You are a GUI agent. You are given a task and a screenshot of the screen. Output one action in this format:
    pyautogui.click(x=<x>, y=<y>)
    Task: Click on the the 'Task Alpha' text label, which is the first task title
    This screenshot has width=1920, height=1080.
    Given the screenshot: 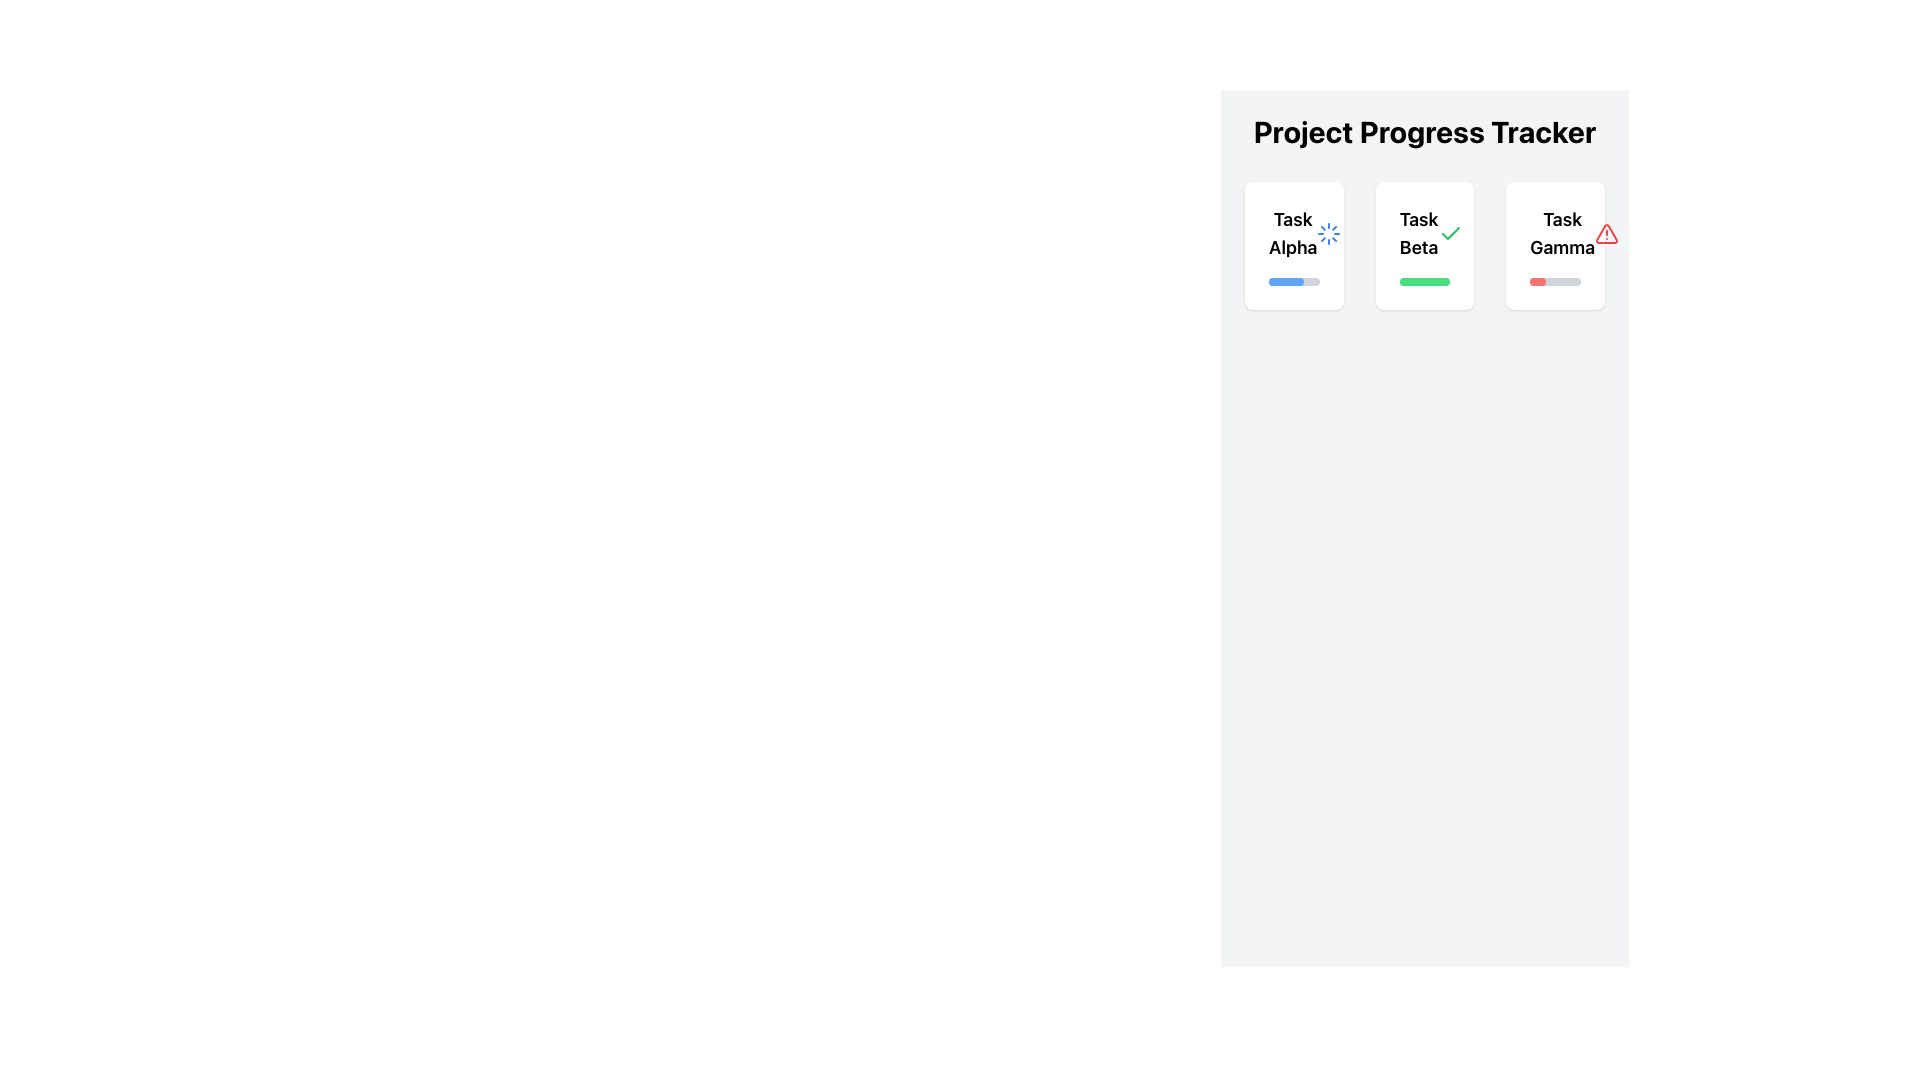 What is the action you would take?
    pyautogui.click(x=1292, y=233)
    